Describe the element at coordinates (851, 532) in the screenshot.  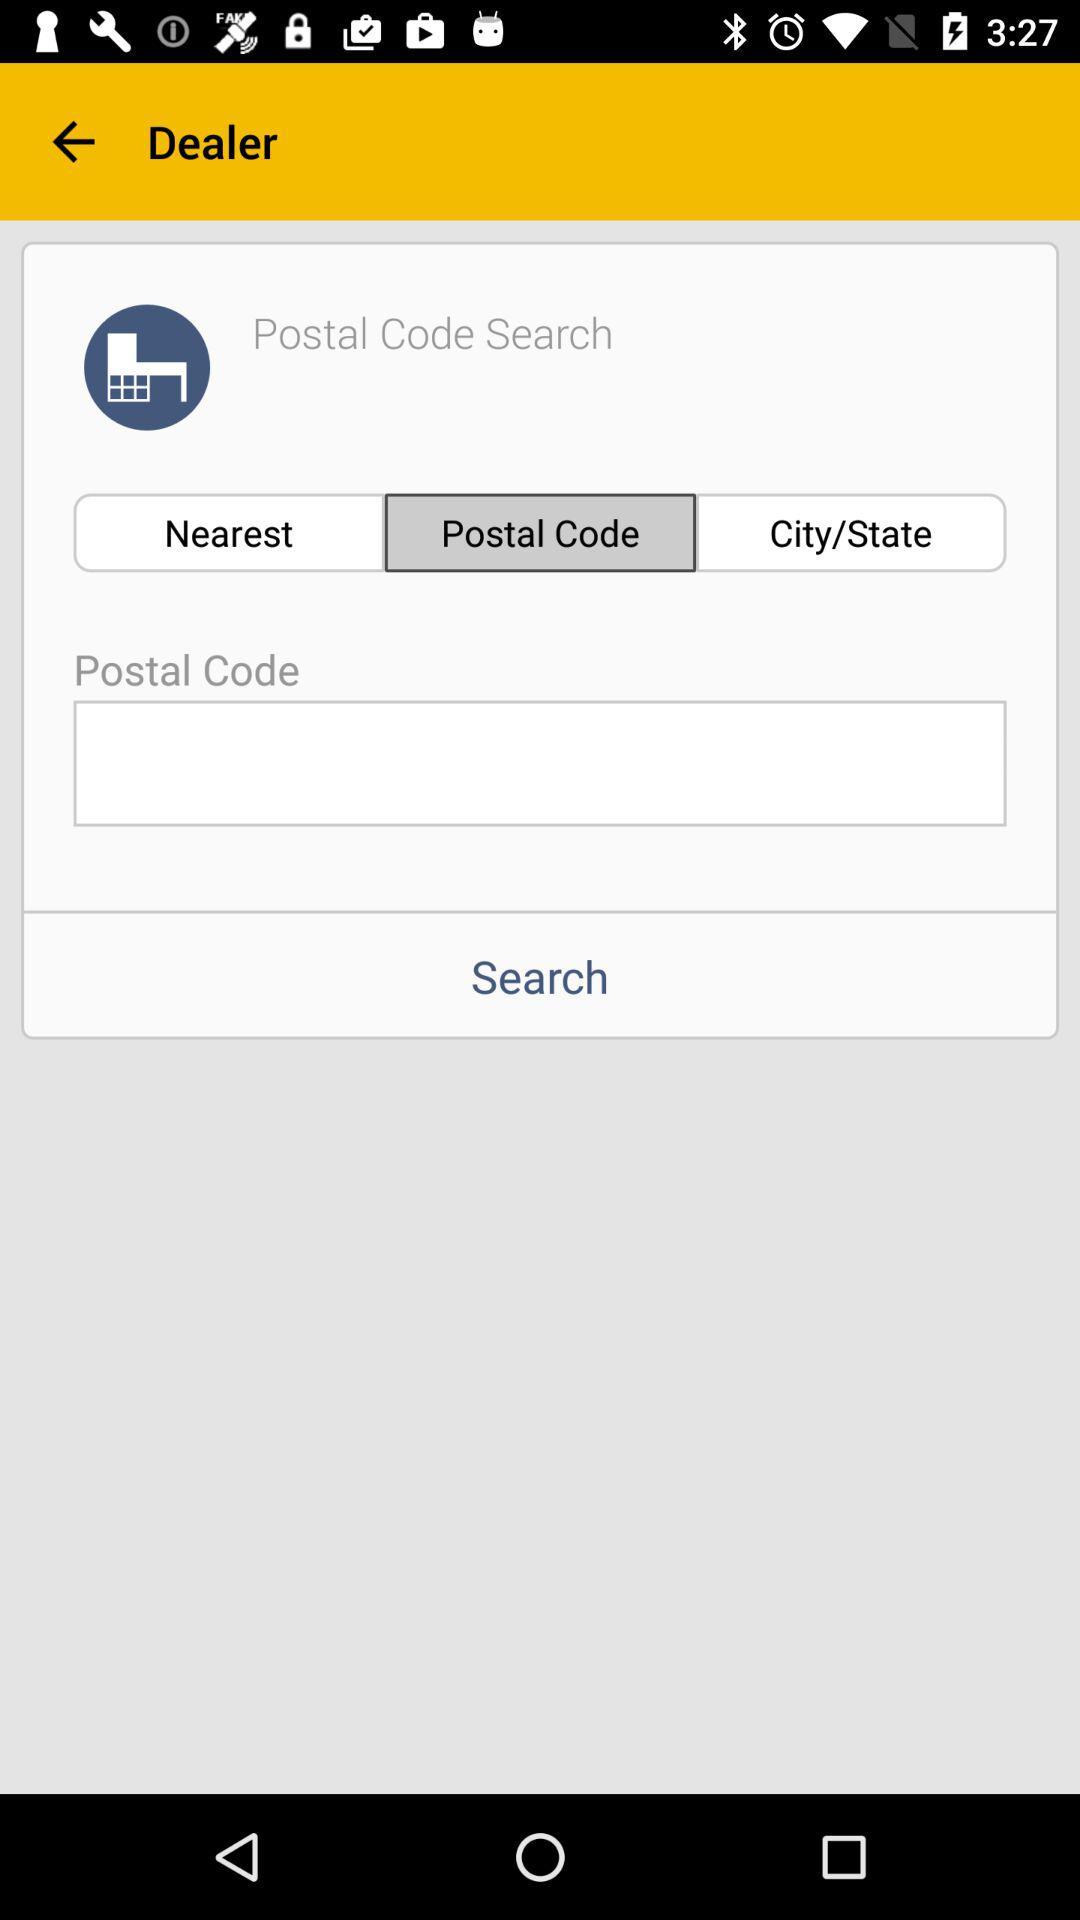
I see `item below dealer item` at that location.